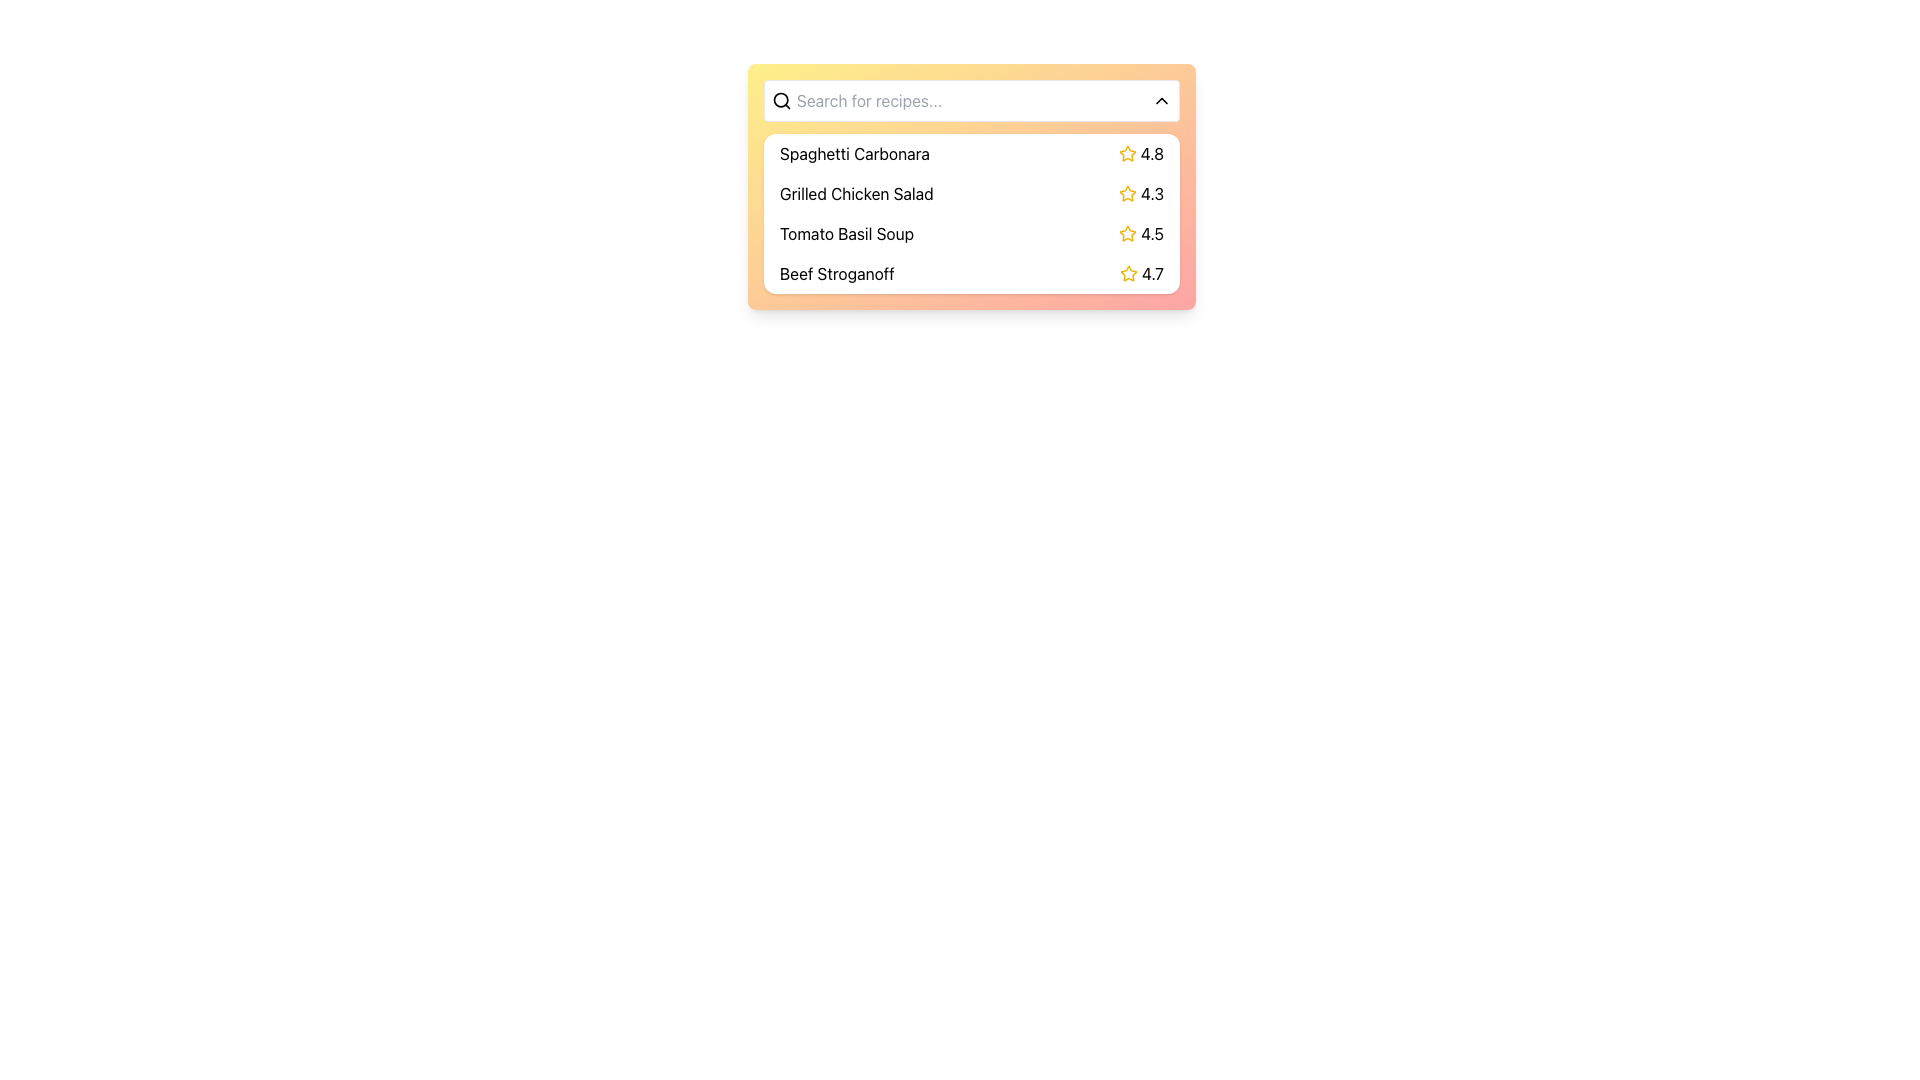  What do you see at coordinates (971, 213) in the screenshot?
I see `the third menu item in the list` at bounding box center [971, 213].